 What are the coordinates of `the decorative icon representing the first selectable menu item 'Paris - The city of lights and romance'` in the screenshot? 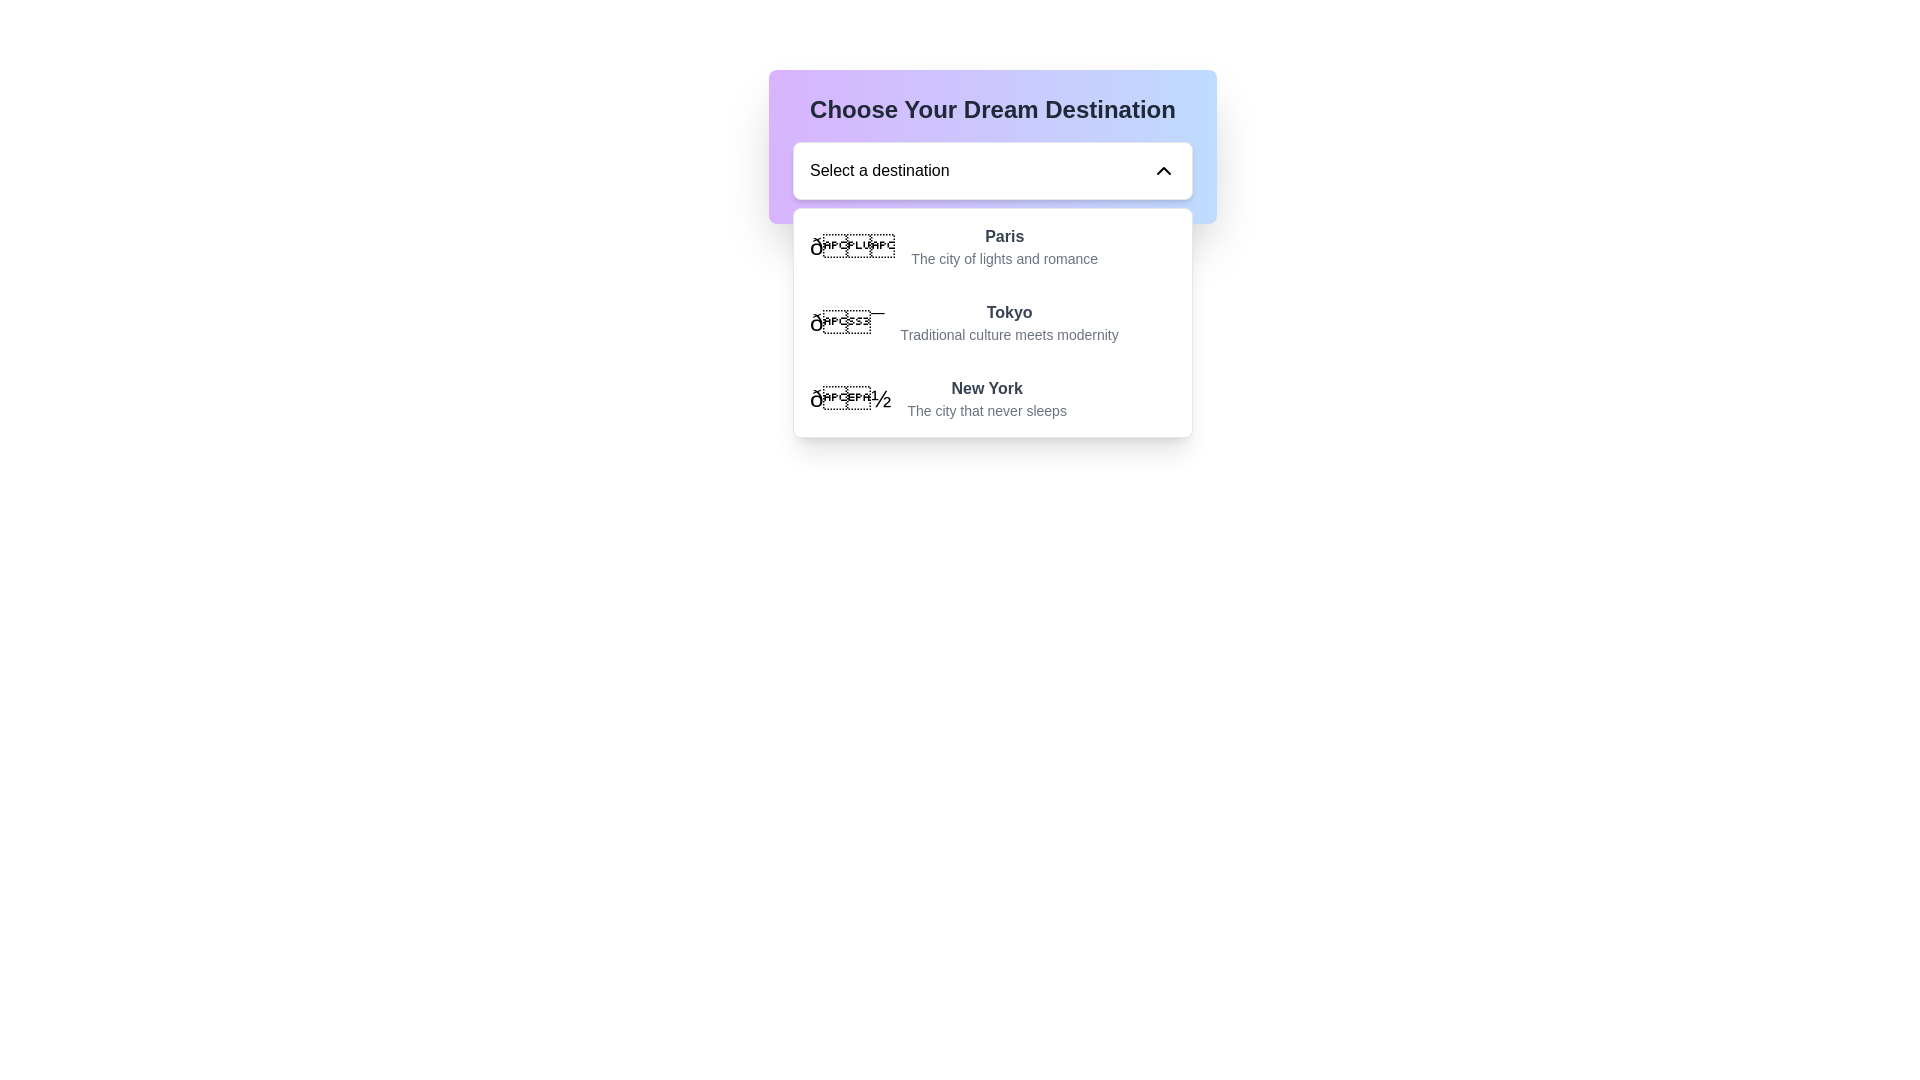 It's located at (852, 245).